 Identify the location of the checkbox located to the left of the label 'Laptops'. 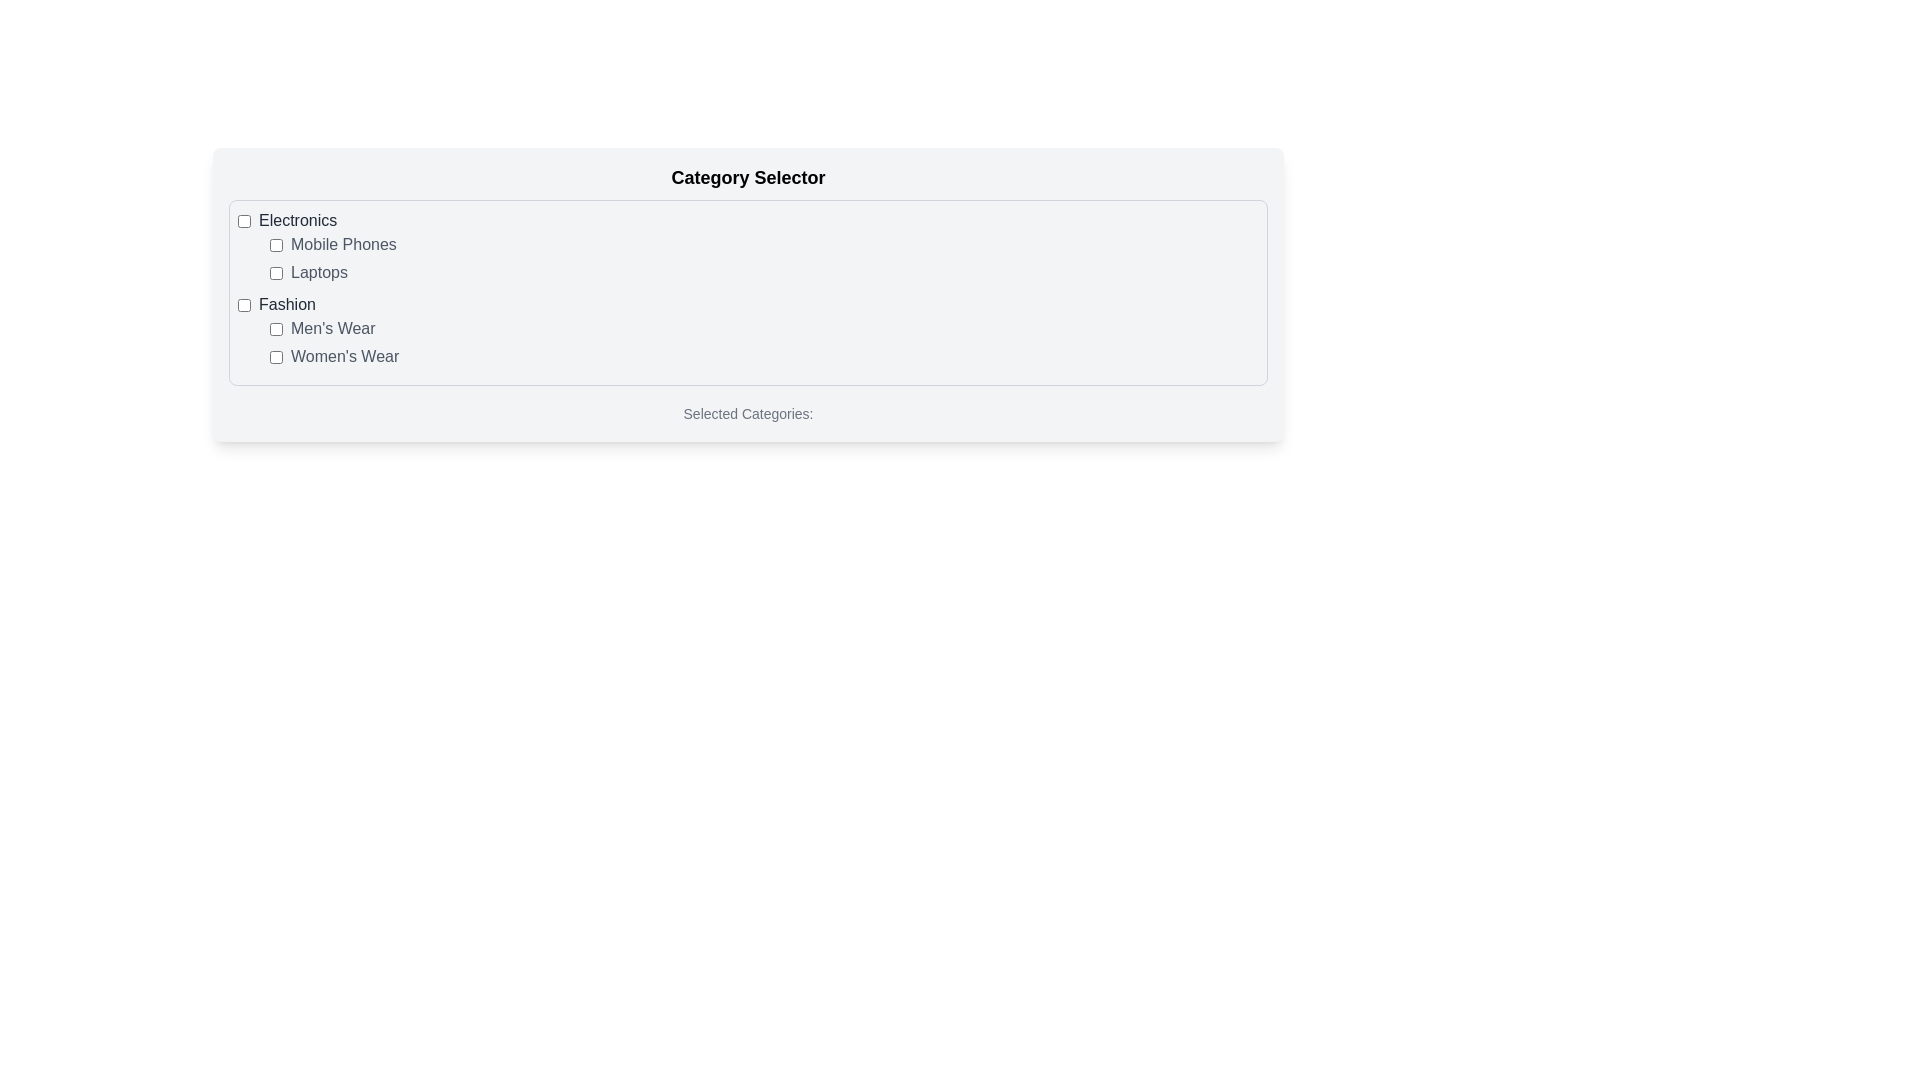
(275, 273).